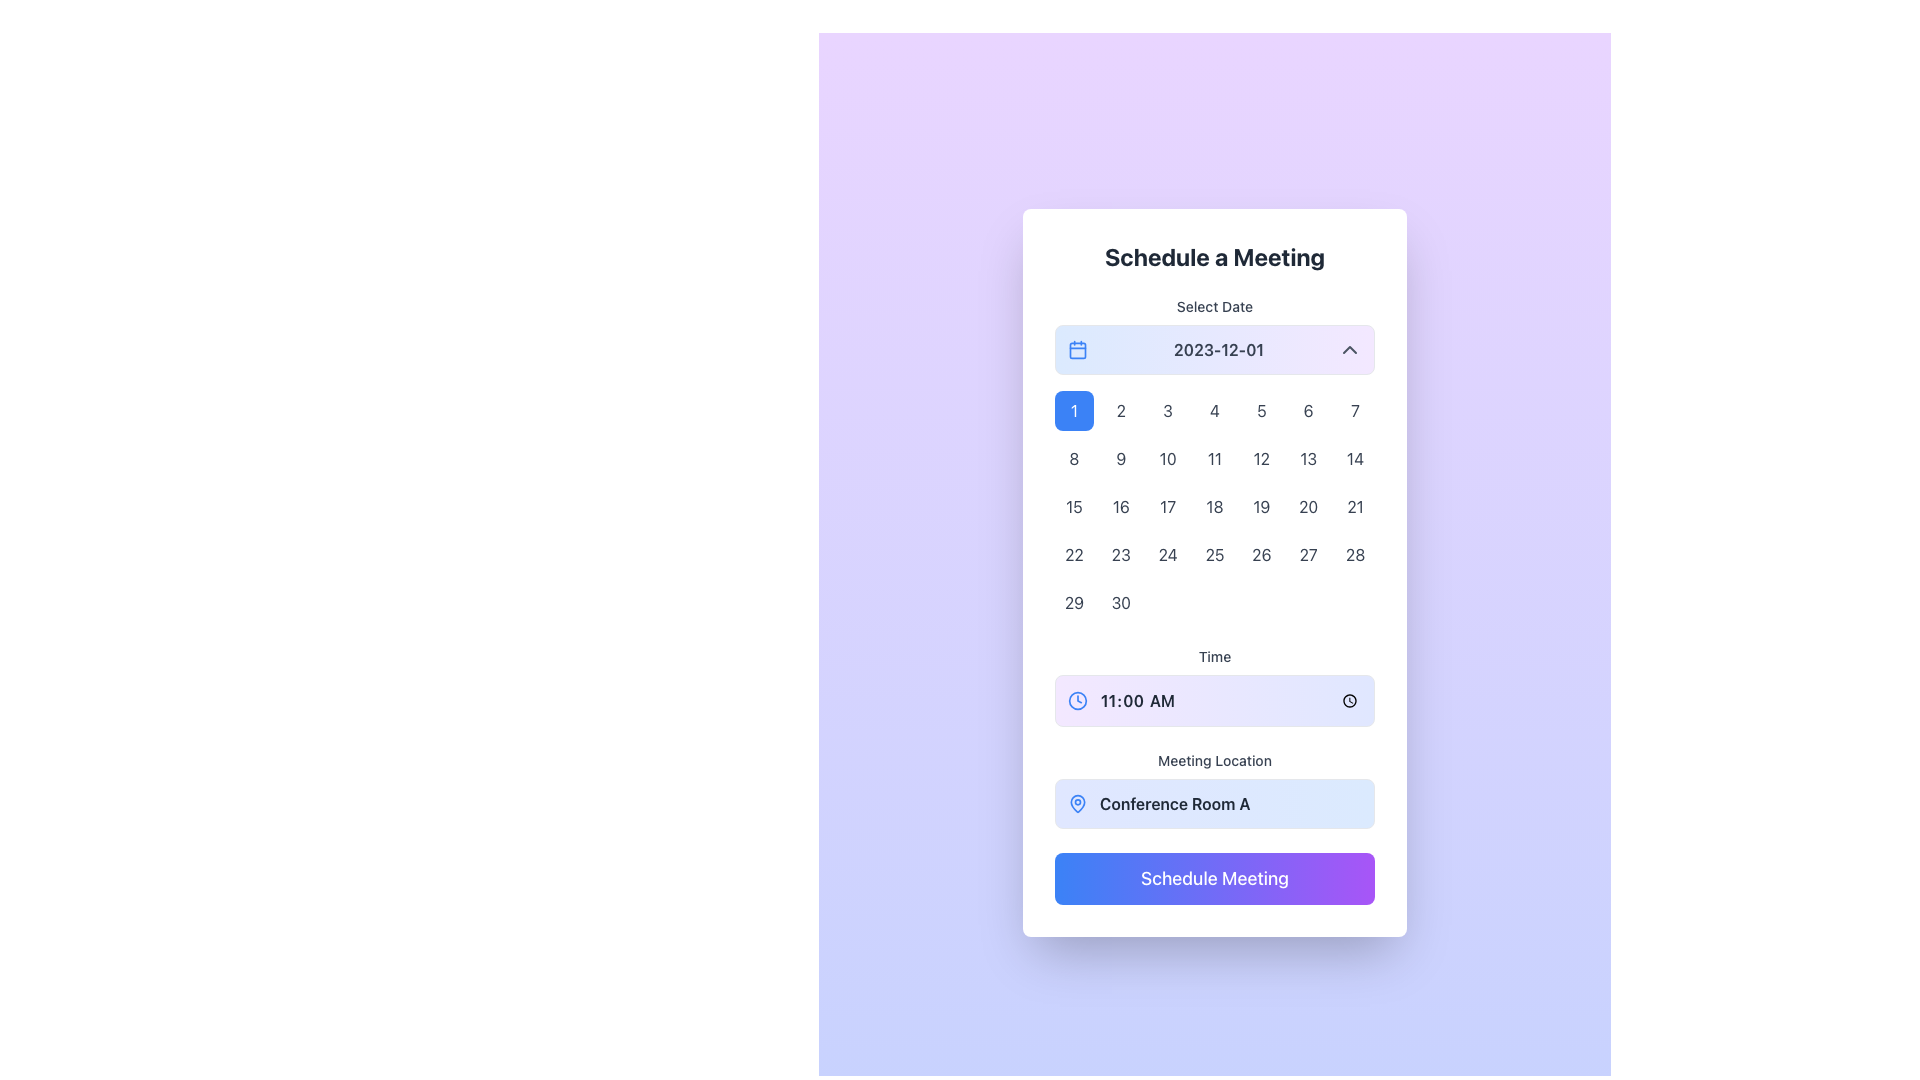  Describe the element at coordinates (1121, 459) in the screenshot. I see `the calendar date button located in the second row and second column of the calendar grid` at that location.